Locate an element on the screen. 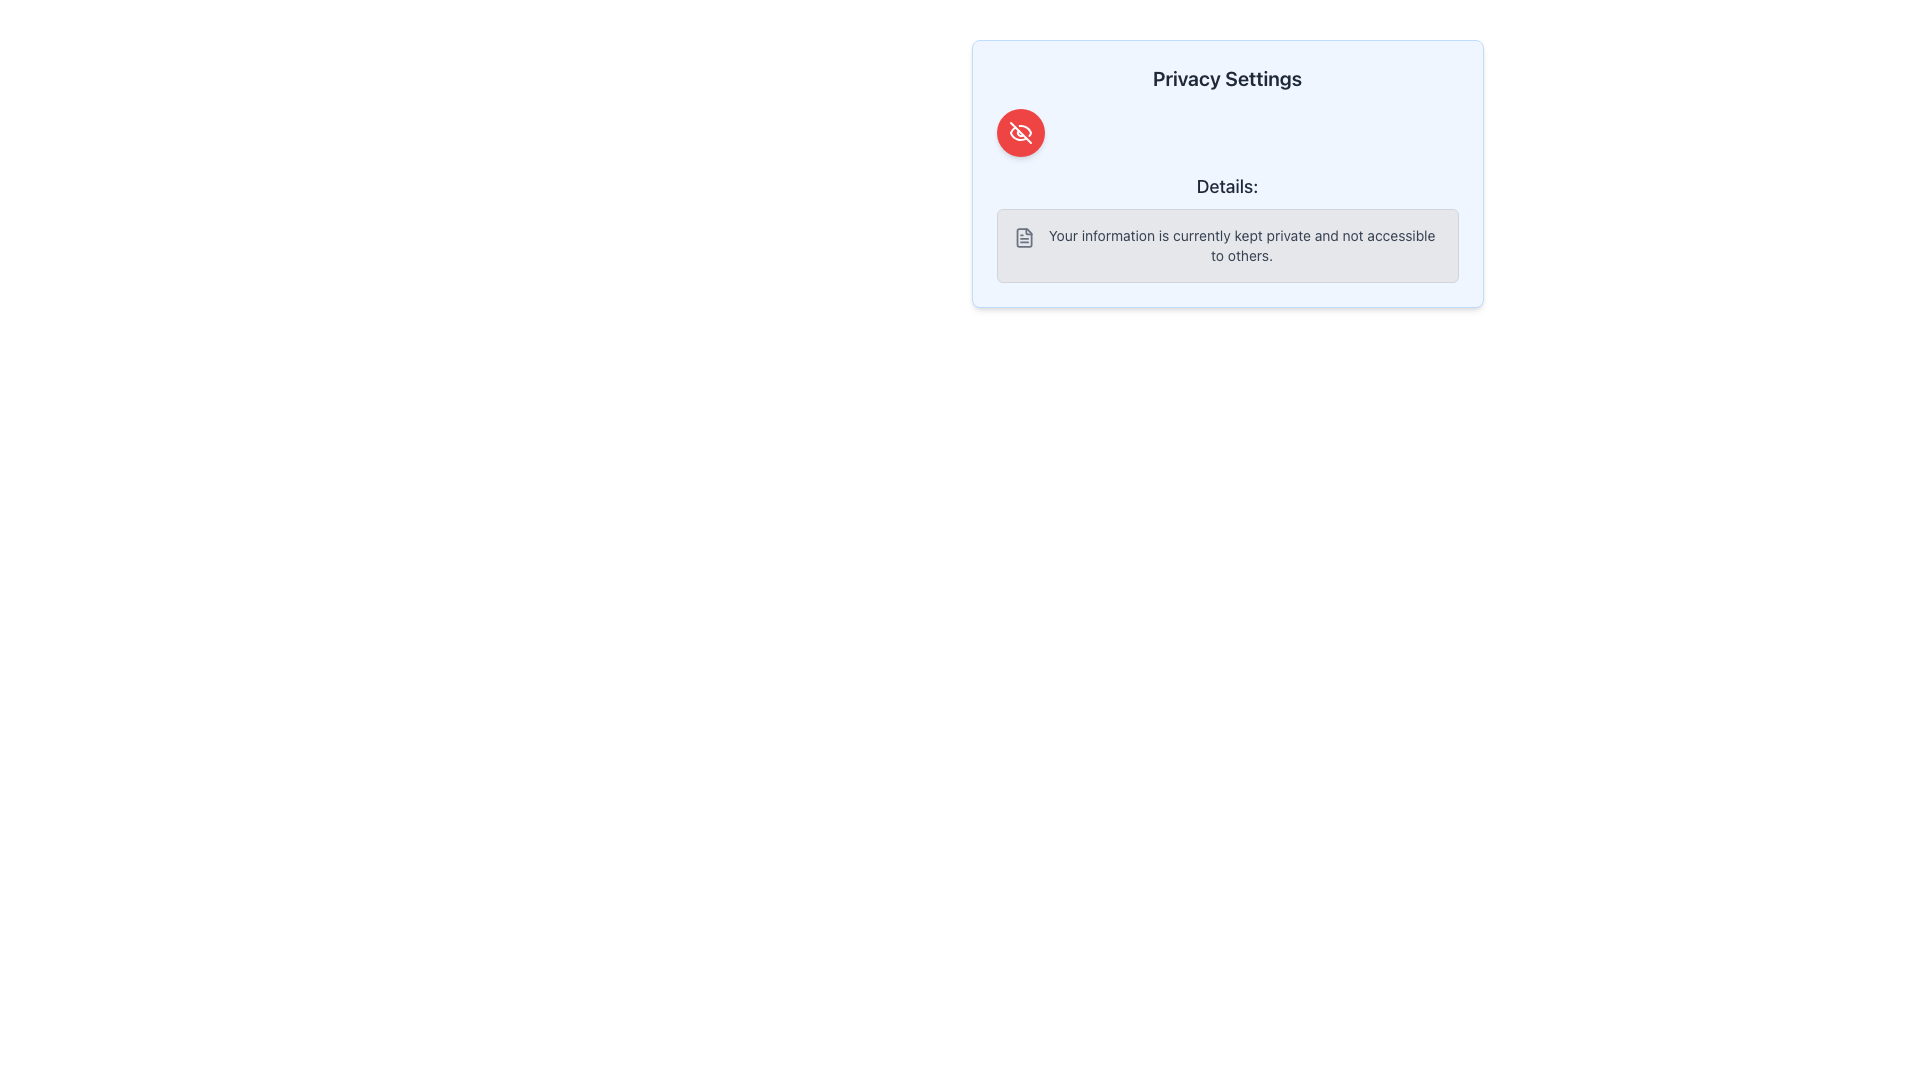  the prominent red eye icon with a diagonal slash is located at coordinates (1020, 132).